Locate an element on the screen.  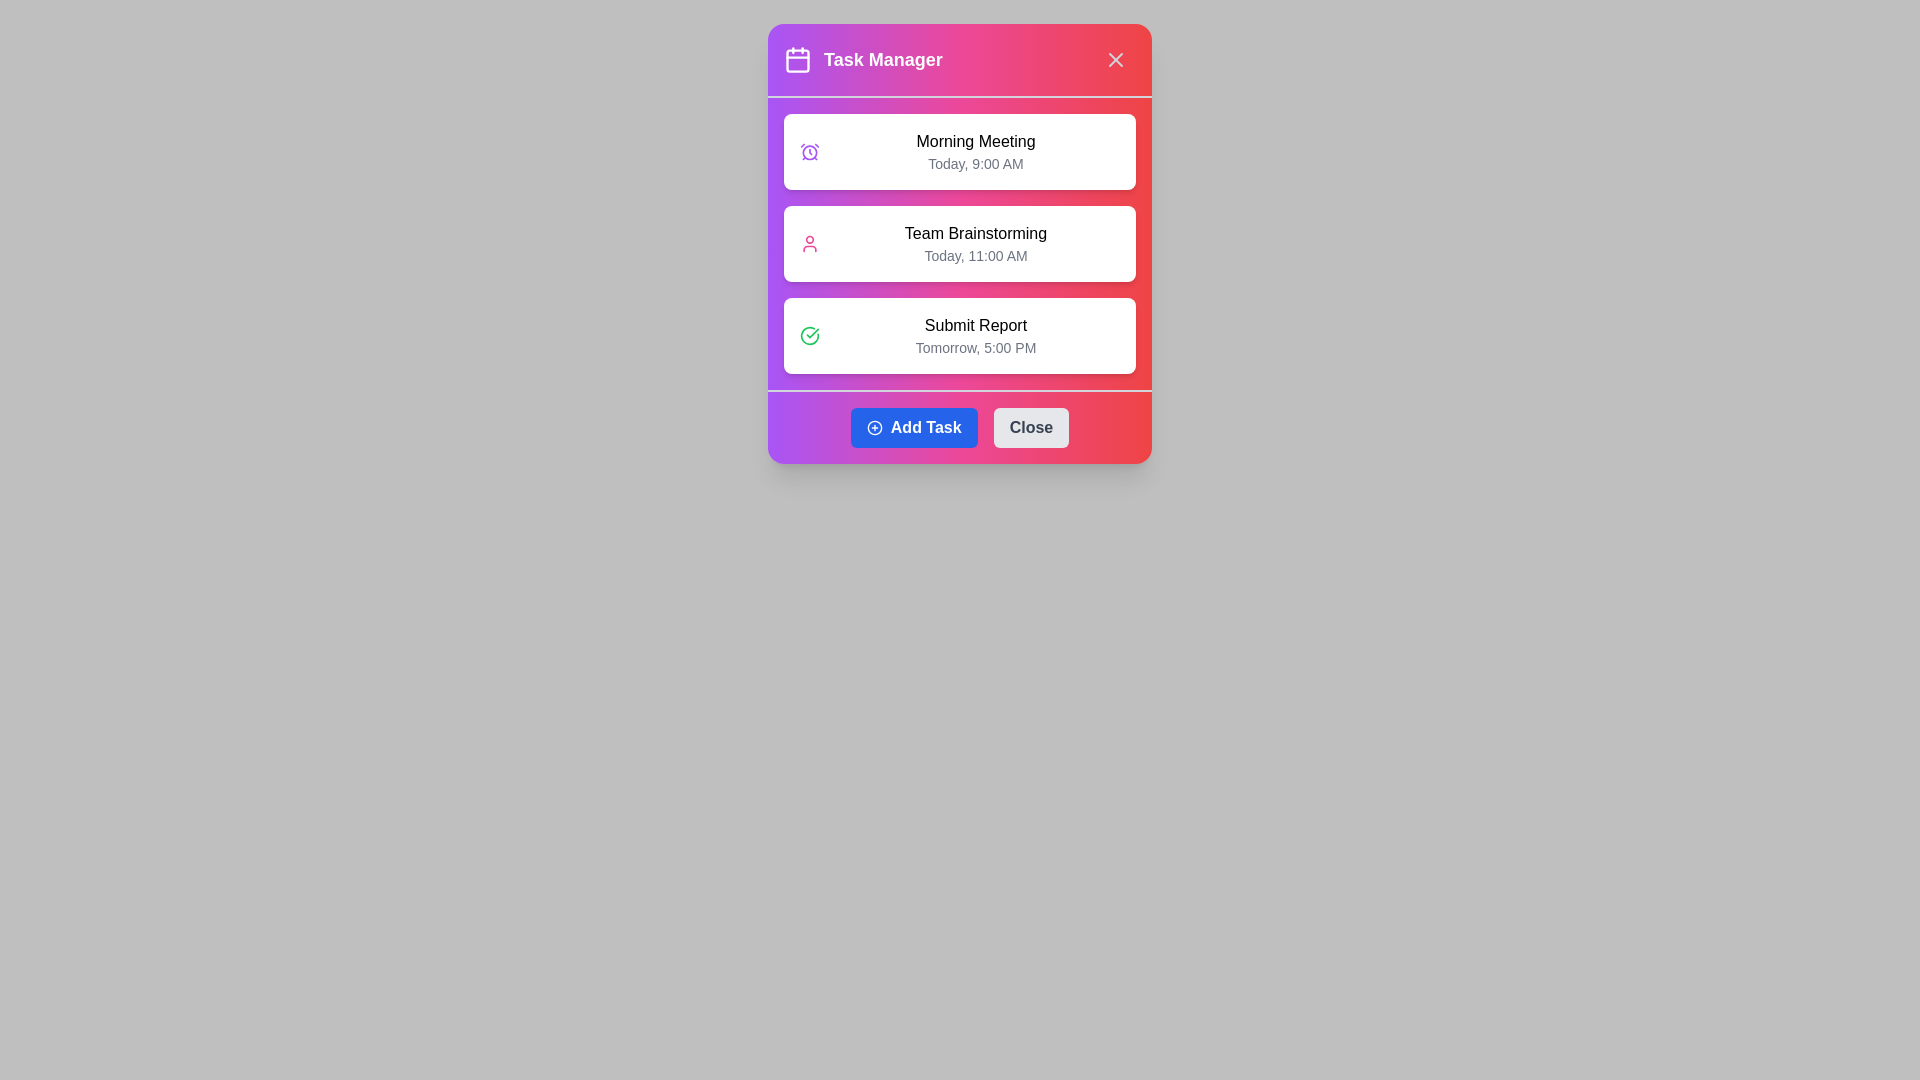
text label that displays 'Today, 11:00 AM', which is styled in a small gray font and positioned below the 'Team Brainstorming' title is located at coordinates (975, 254).